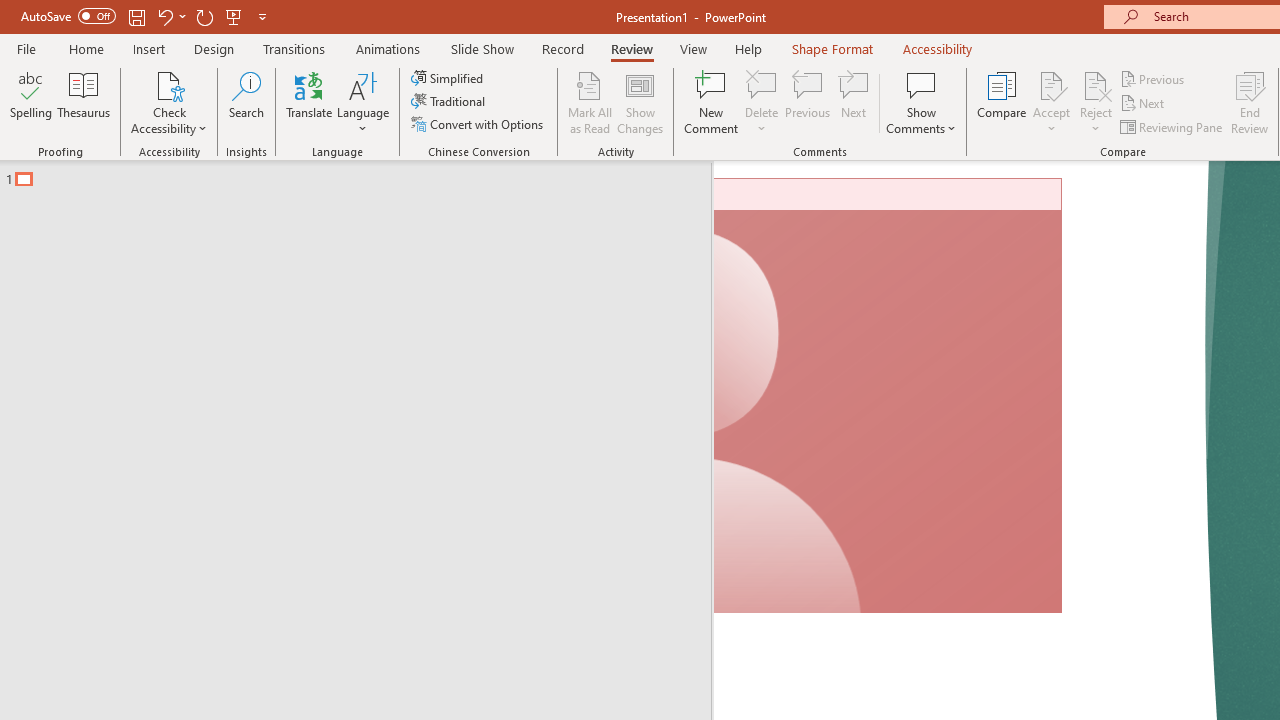  What do you see at coordinates (164, 16) in the screenshot?
I see `'Undo'` at bounding box center [164, 16].